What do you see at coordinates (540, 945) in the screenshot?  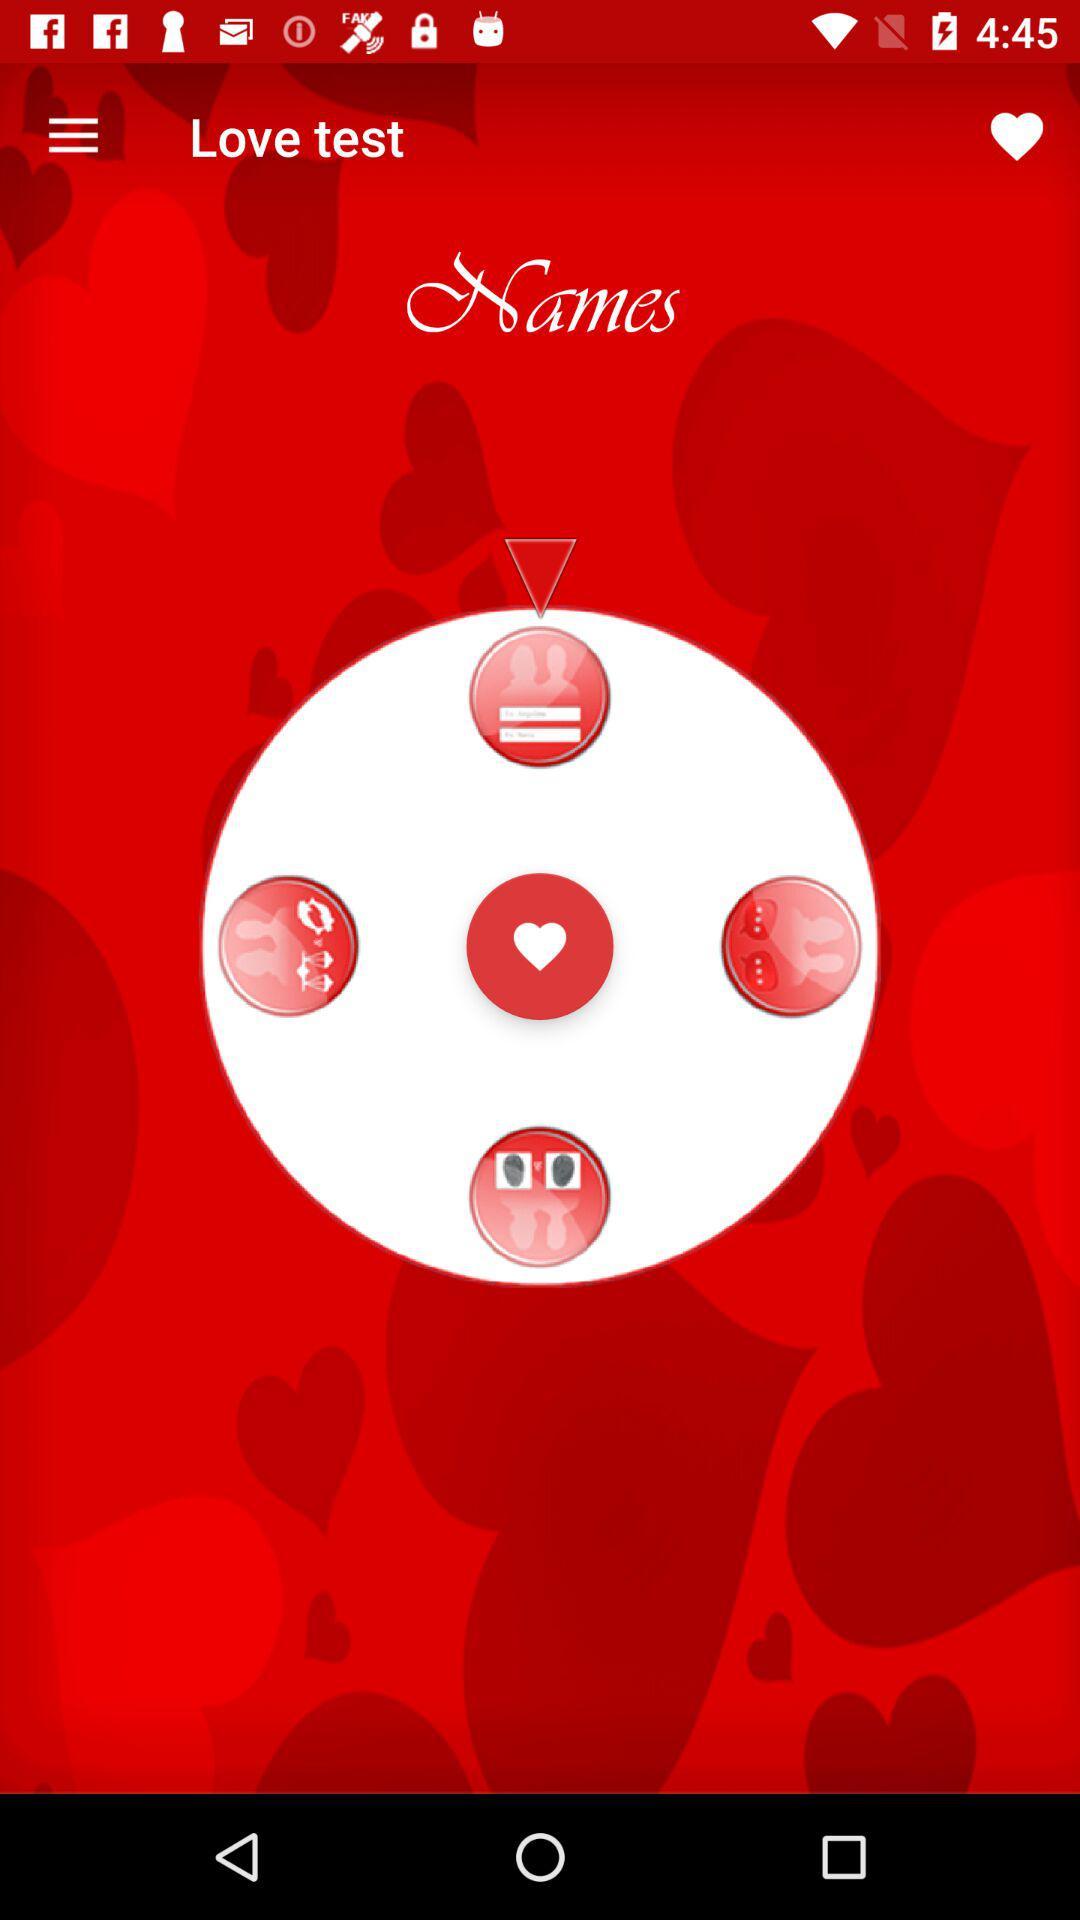 I see `aqui esta ella` at bounding box center [540, 945].